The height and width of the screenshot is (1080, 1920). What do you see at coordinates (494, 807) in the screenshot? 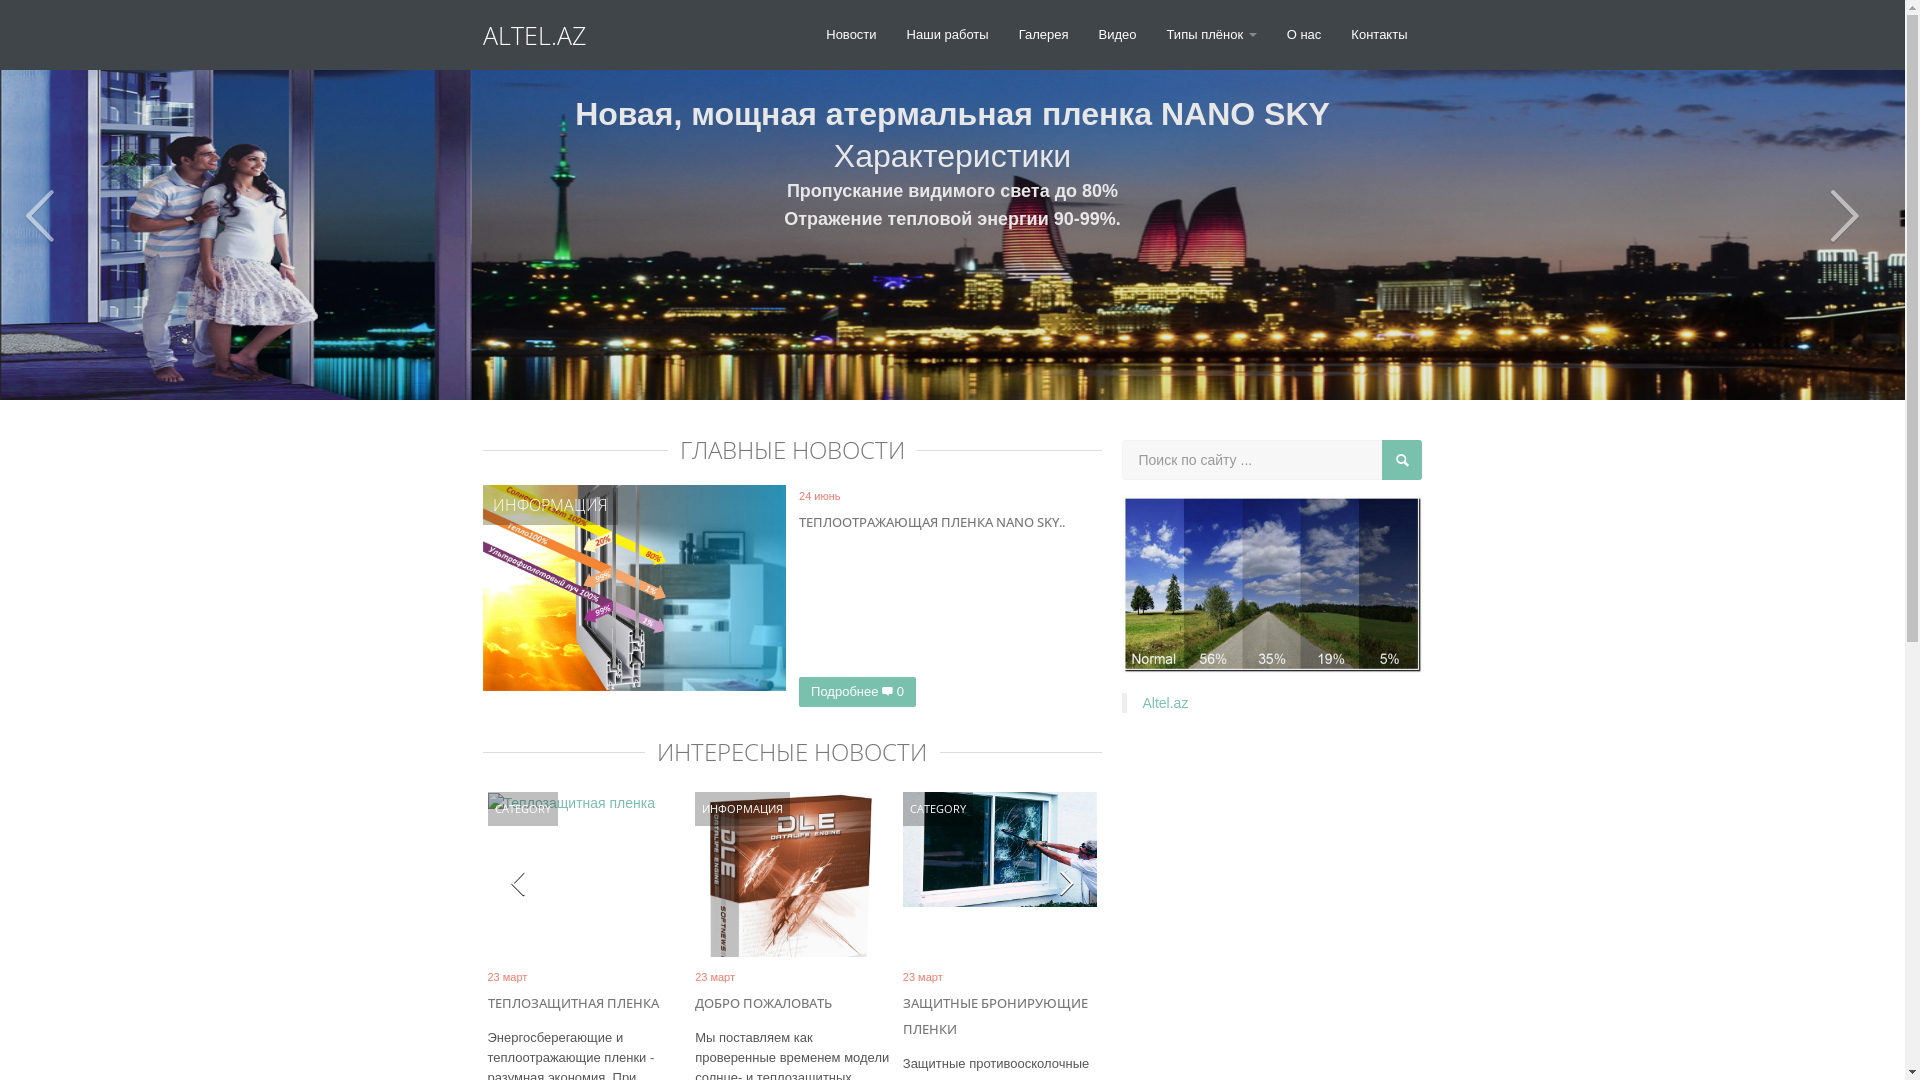
I see `'CATEGORY'` at bounding box center [494, 807].